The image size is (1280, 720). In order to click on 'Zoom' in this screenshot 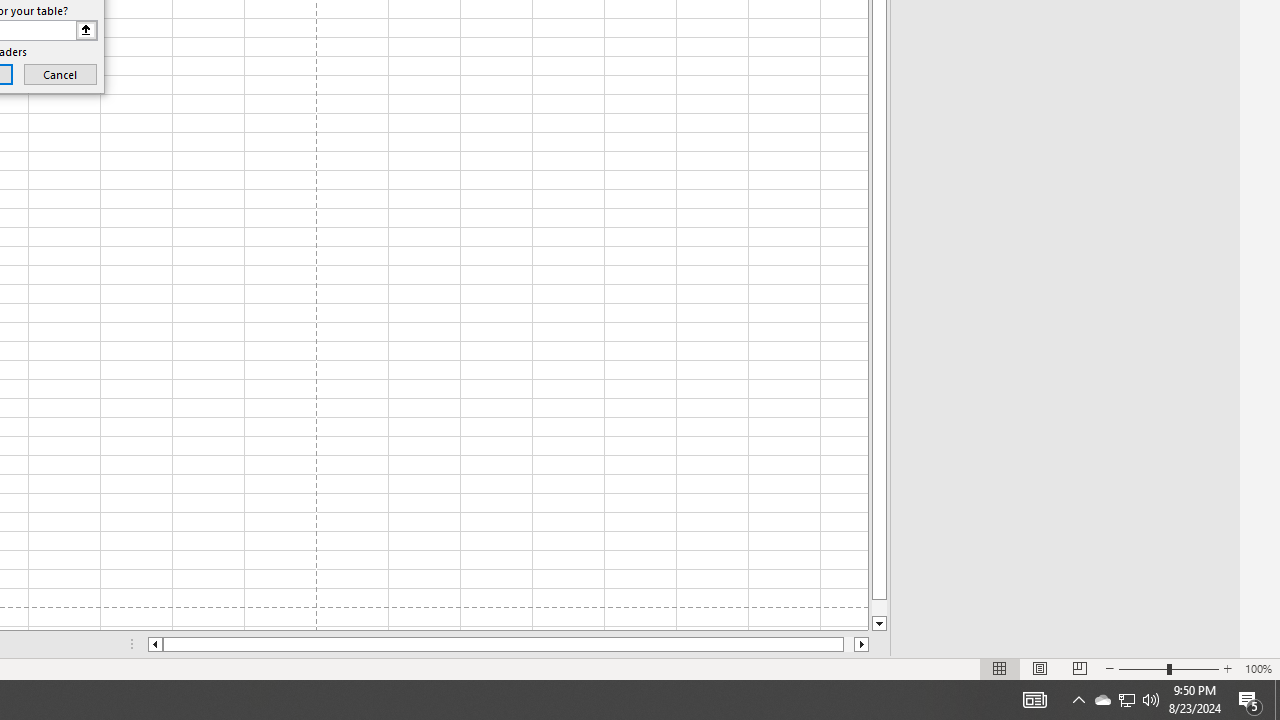, I will do `click(1168, 669)`.